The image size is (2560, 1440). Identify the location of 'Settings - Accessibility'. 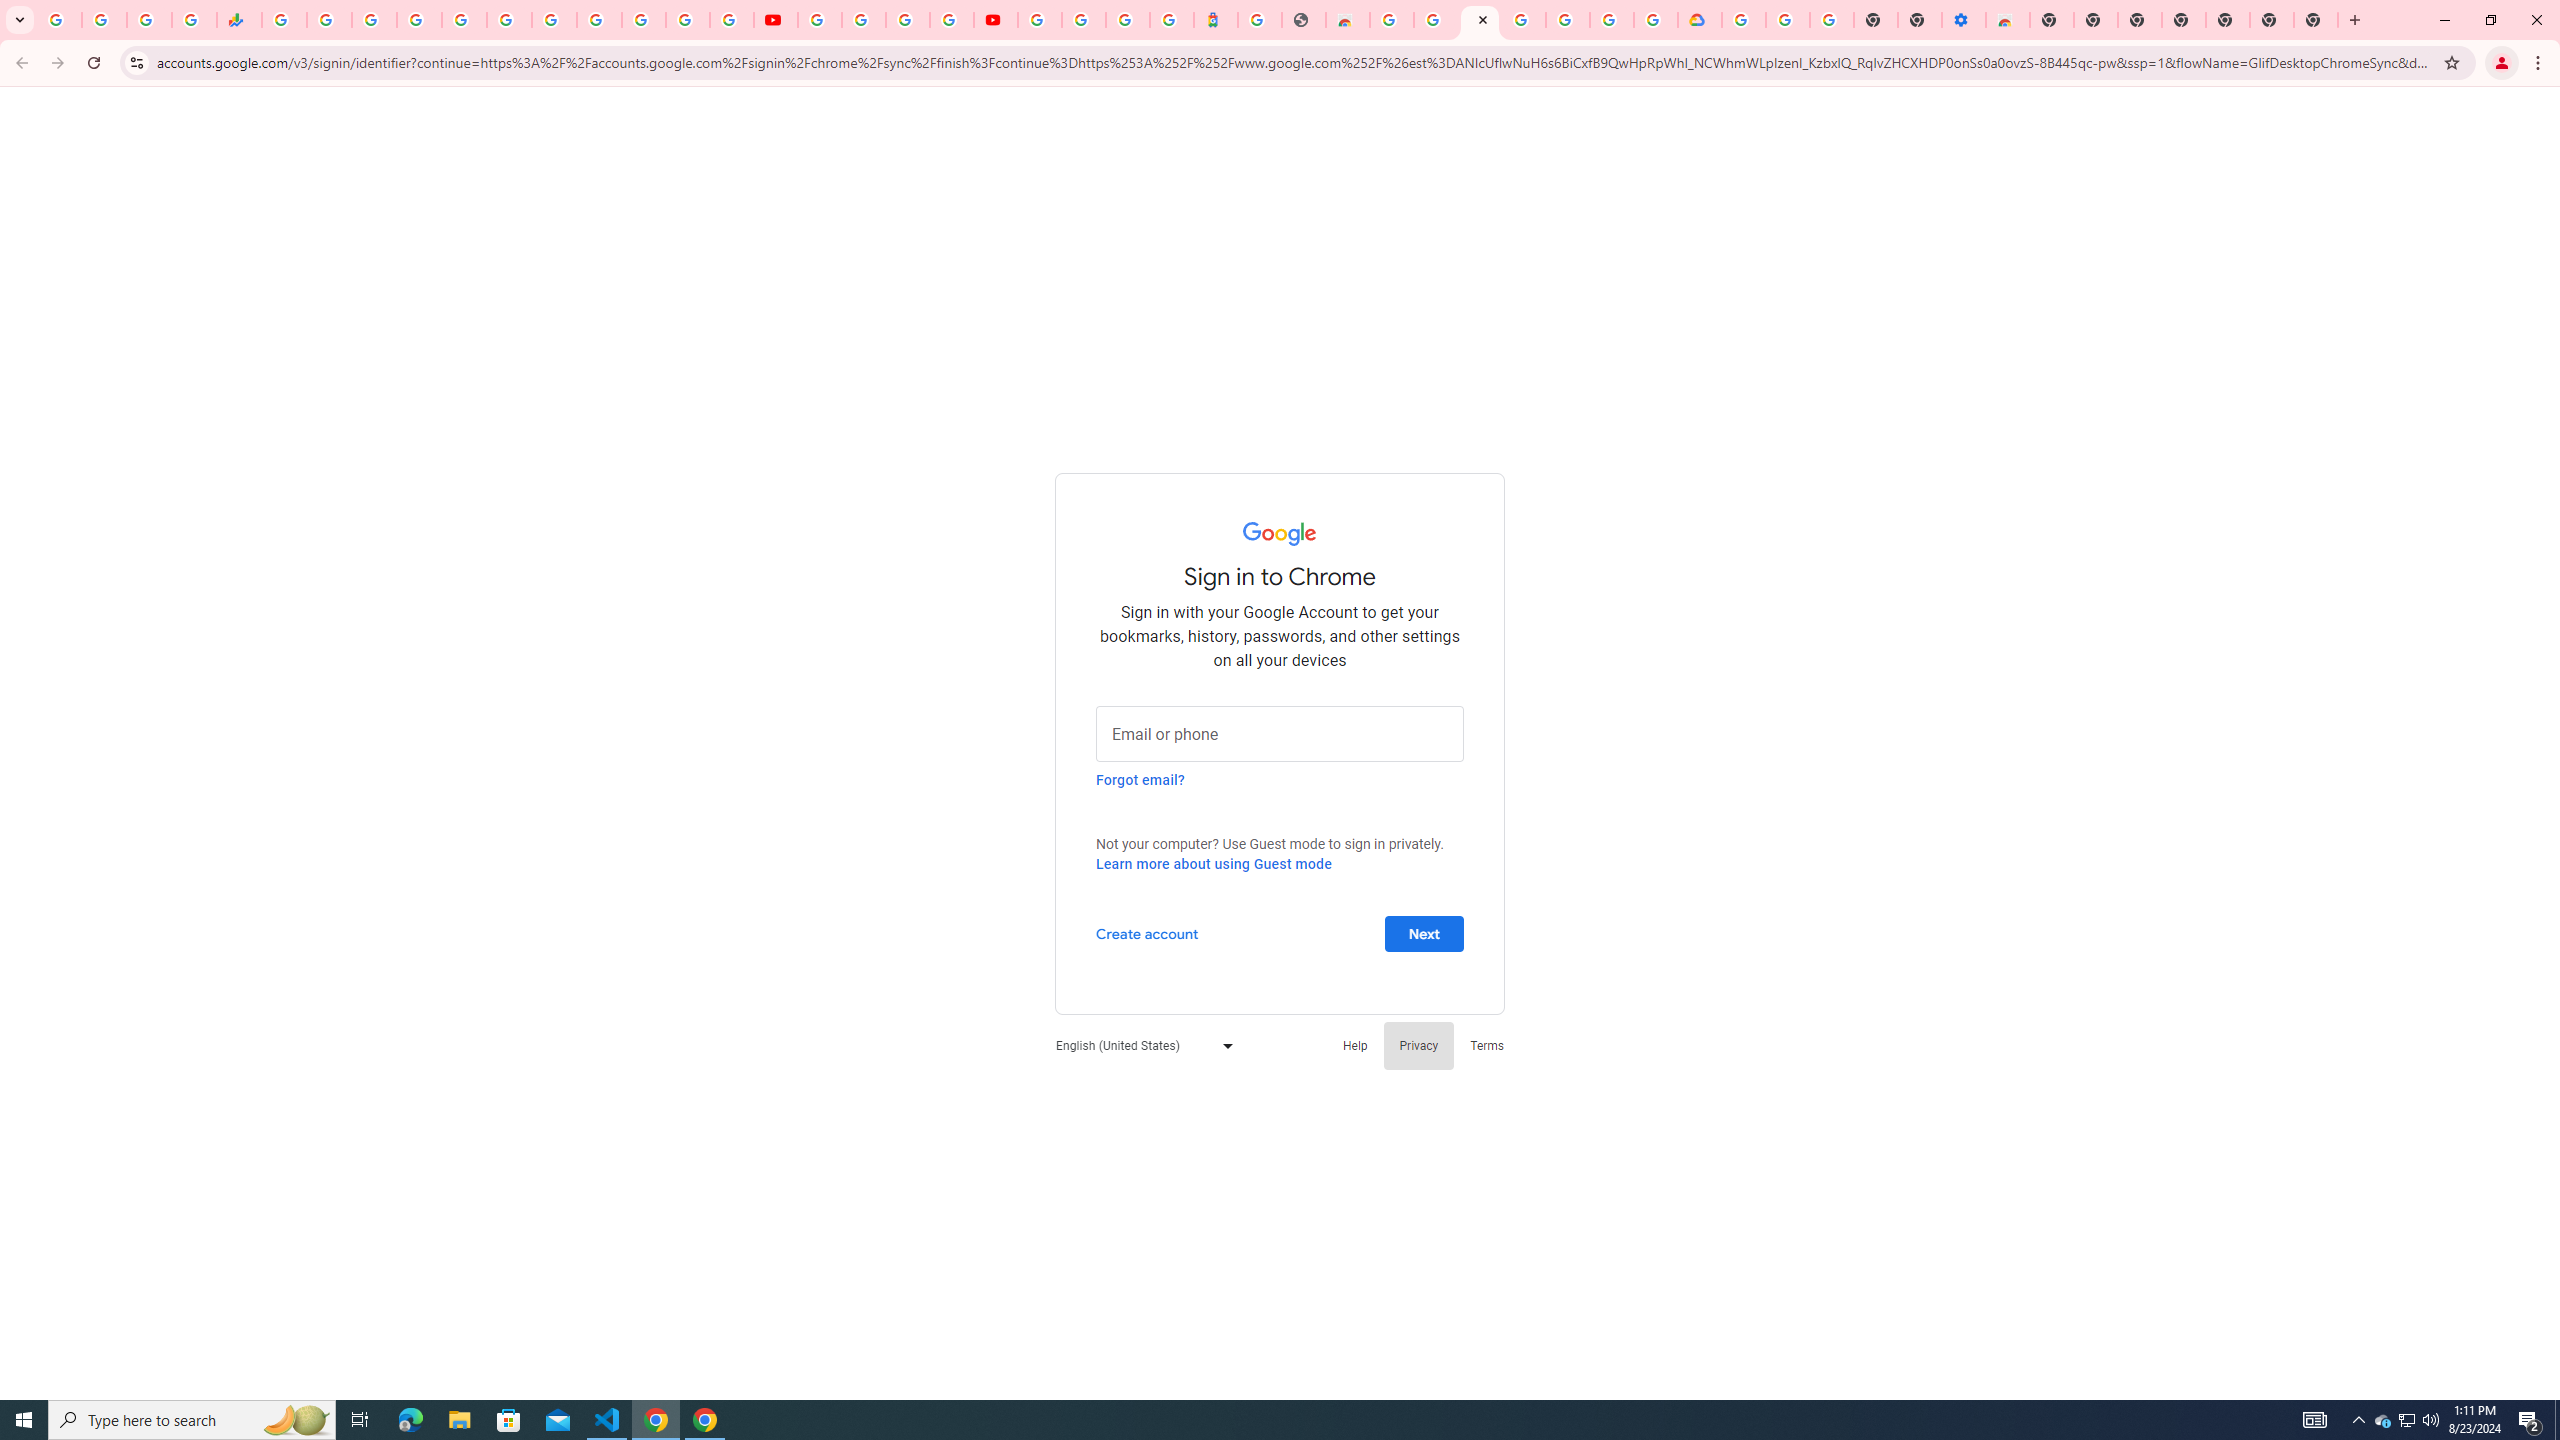
(1962, 19).